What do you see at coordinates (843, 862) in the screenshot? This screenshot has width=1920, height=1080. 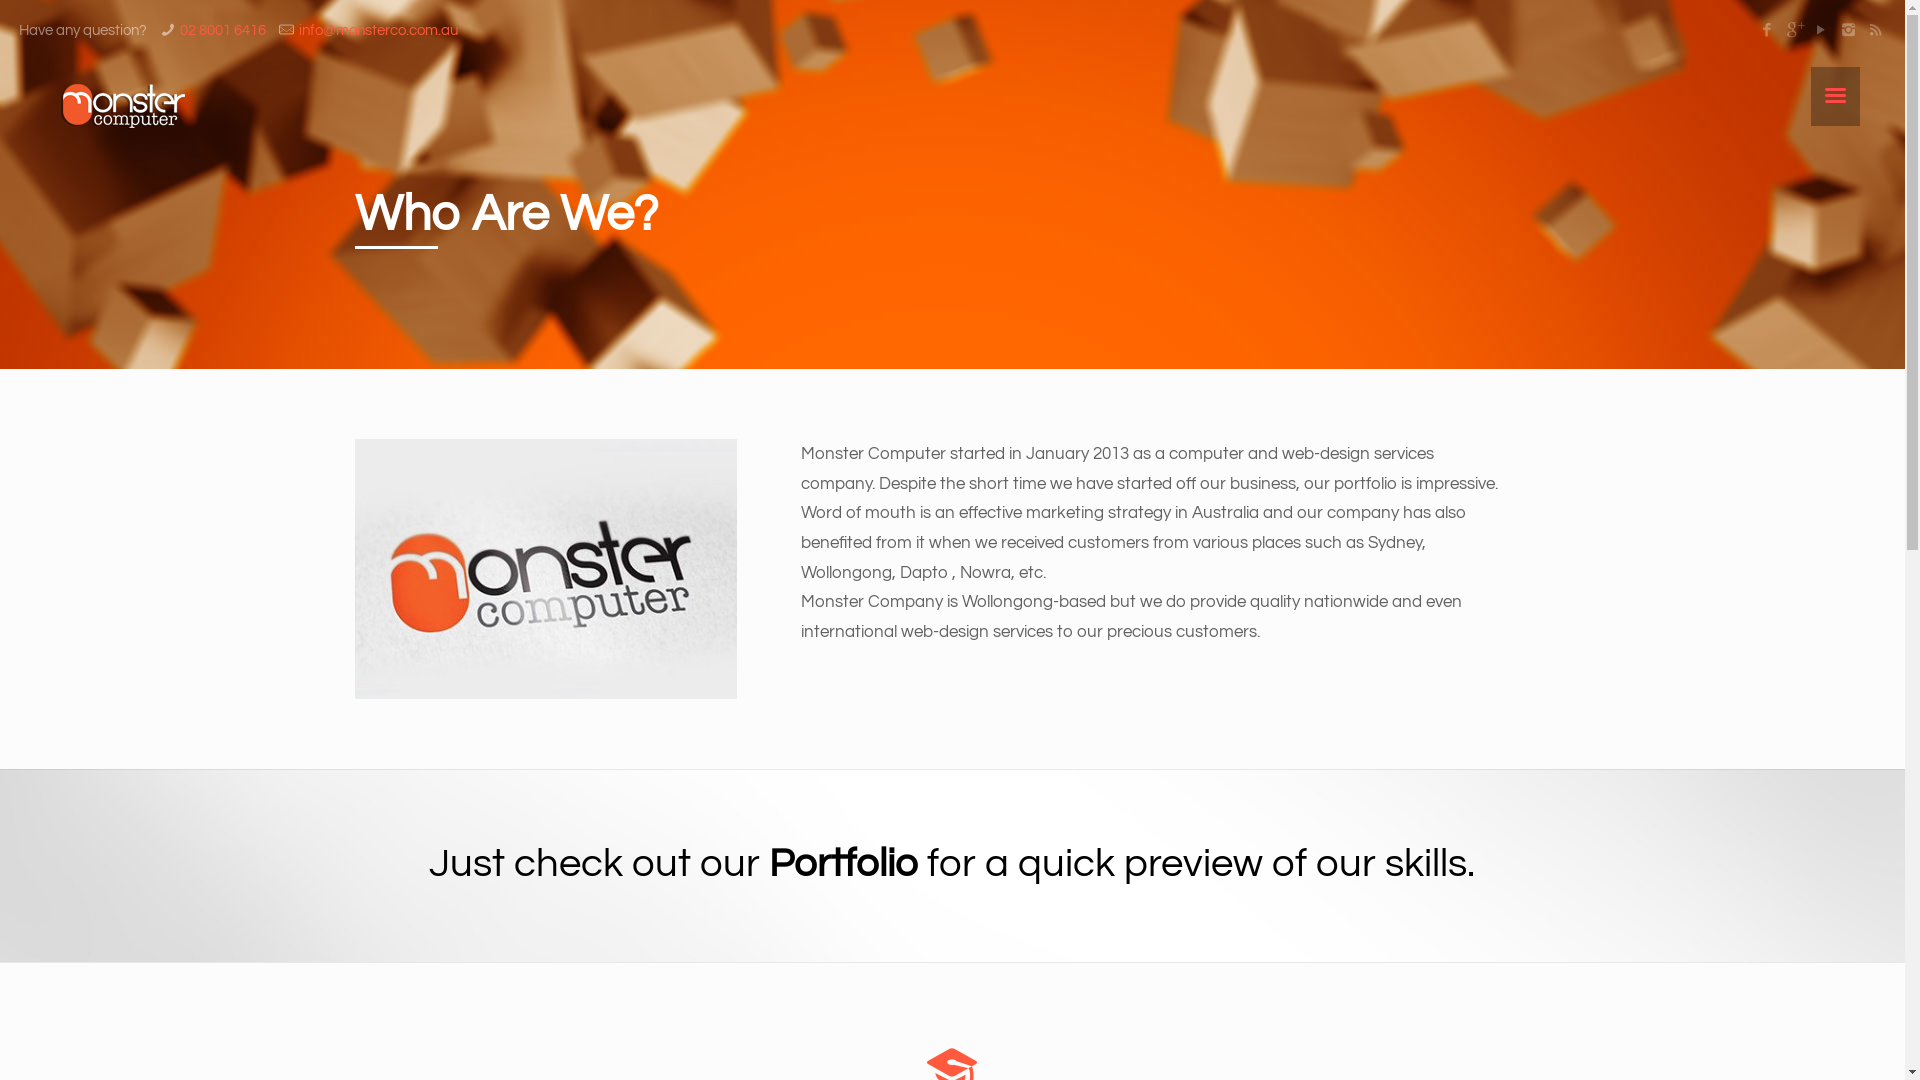 I see `'Portfolio'` at bounding box center [843, 862].